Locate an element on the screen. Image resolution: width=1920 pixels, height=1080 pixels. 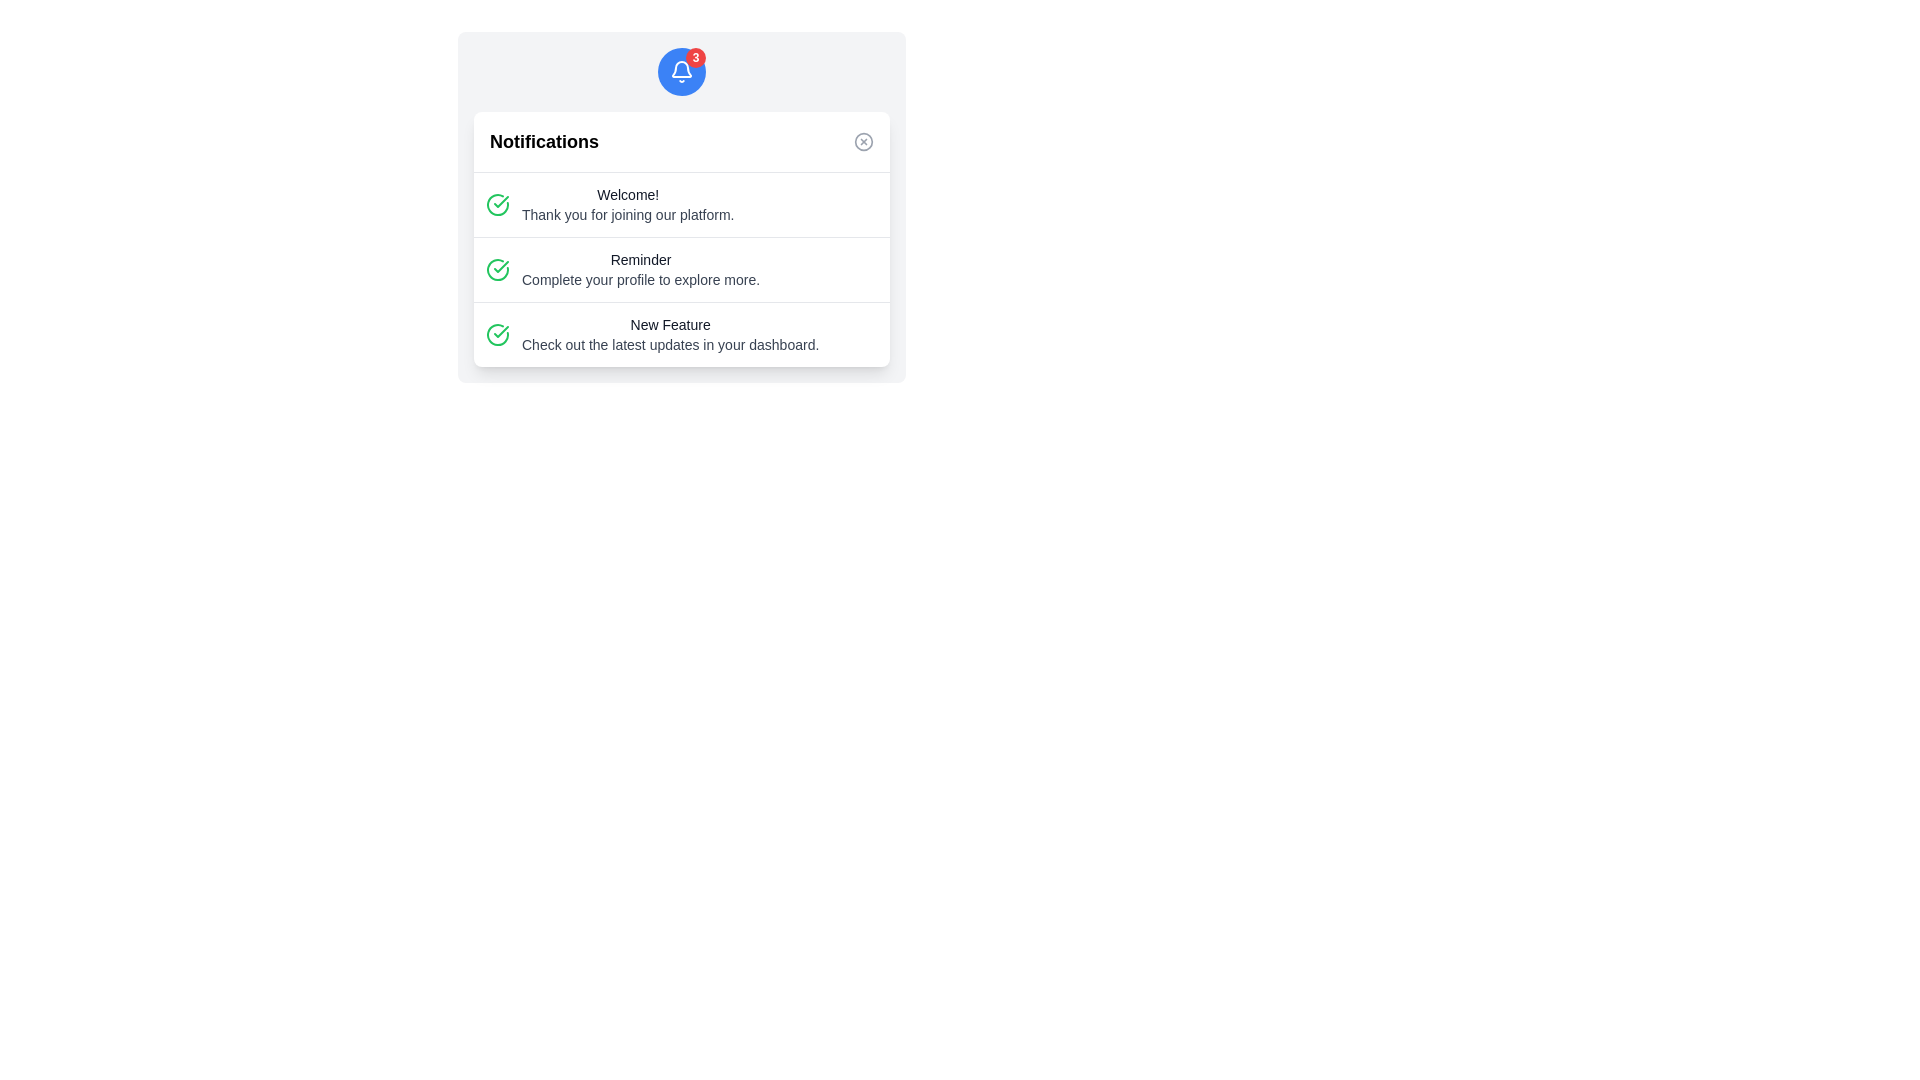
greeting text label located at the top of the notification card, which is centrally positioned above the secondary text line that states 'Thank you for joining our platform.' is located at coordinates (627, 195).